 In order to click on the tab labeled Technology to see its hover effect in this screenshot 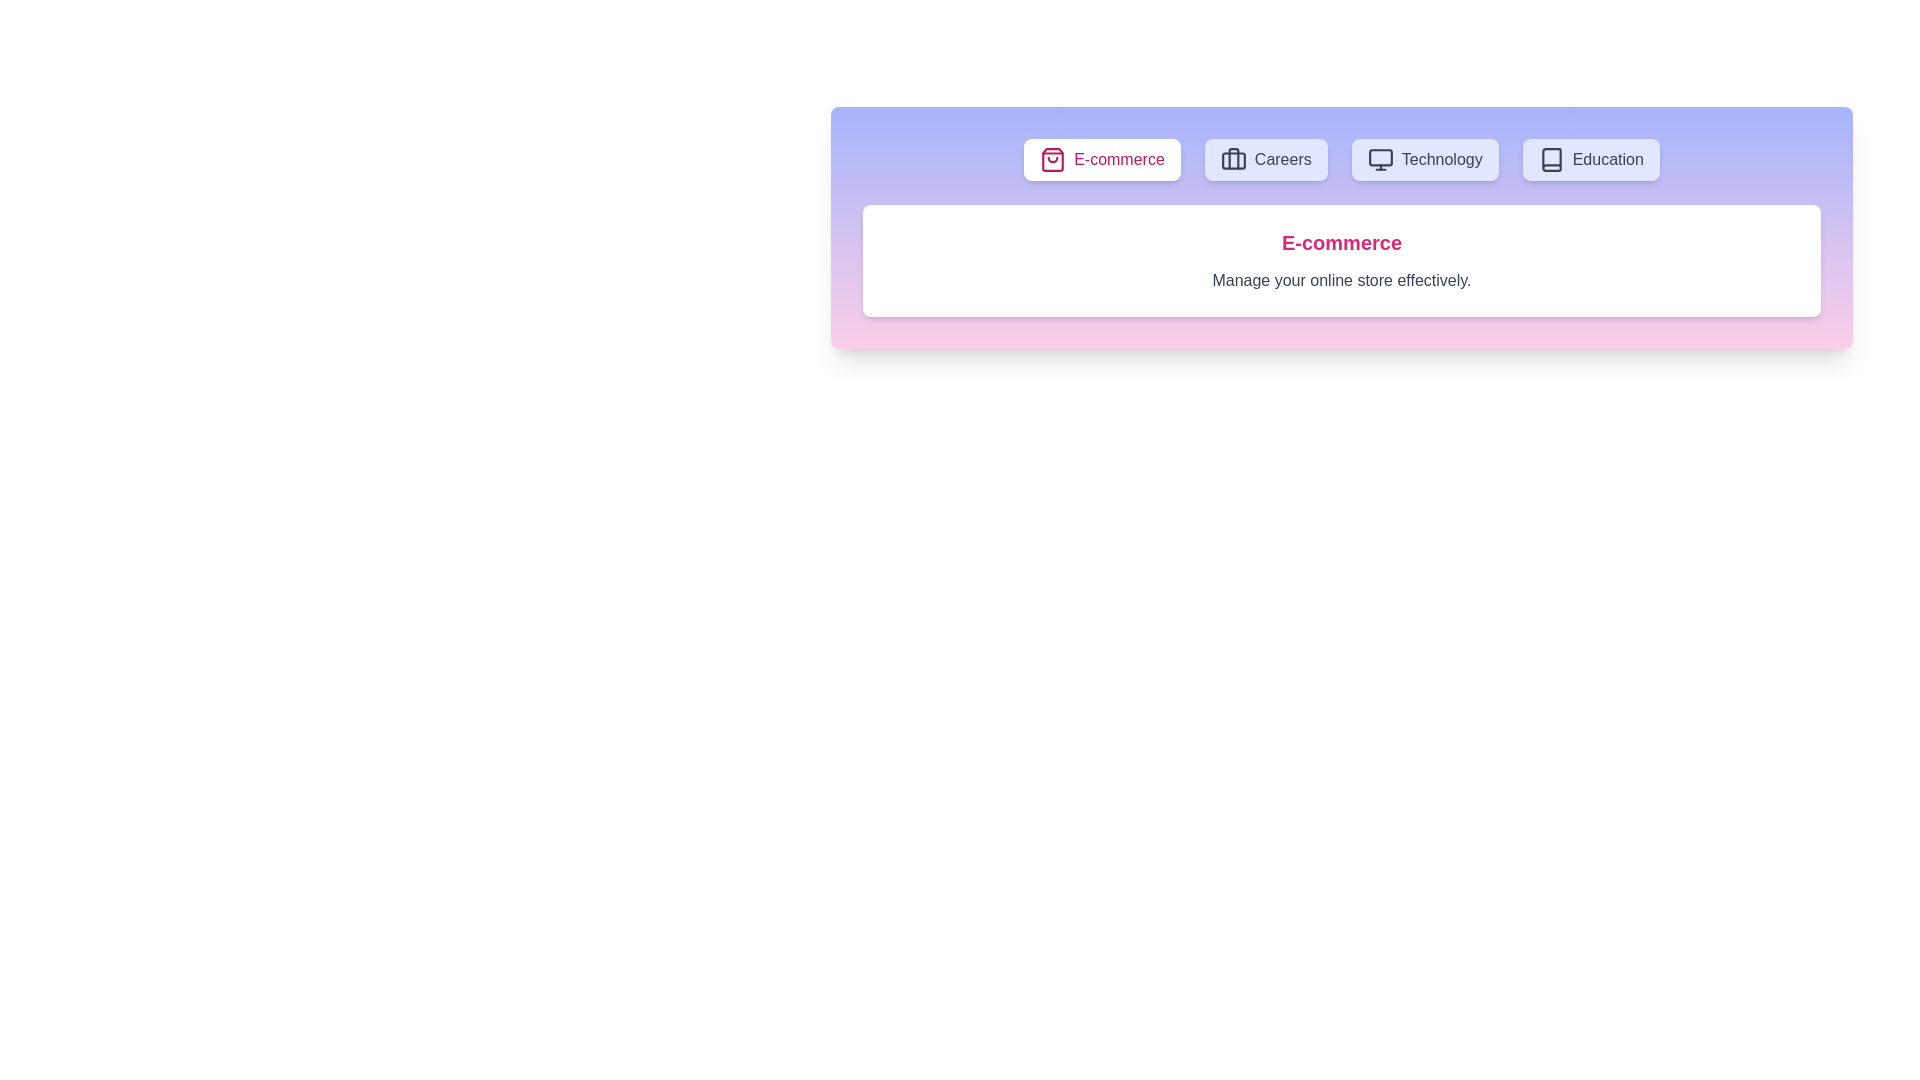, I will do `click(1424, 158)`.